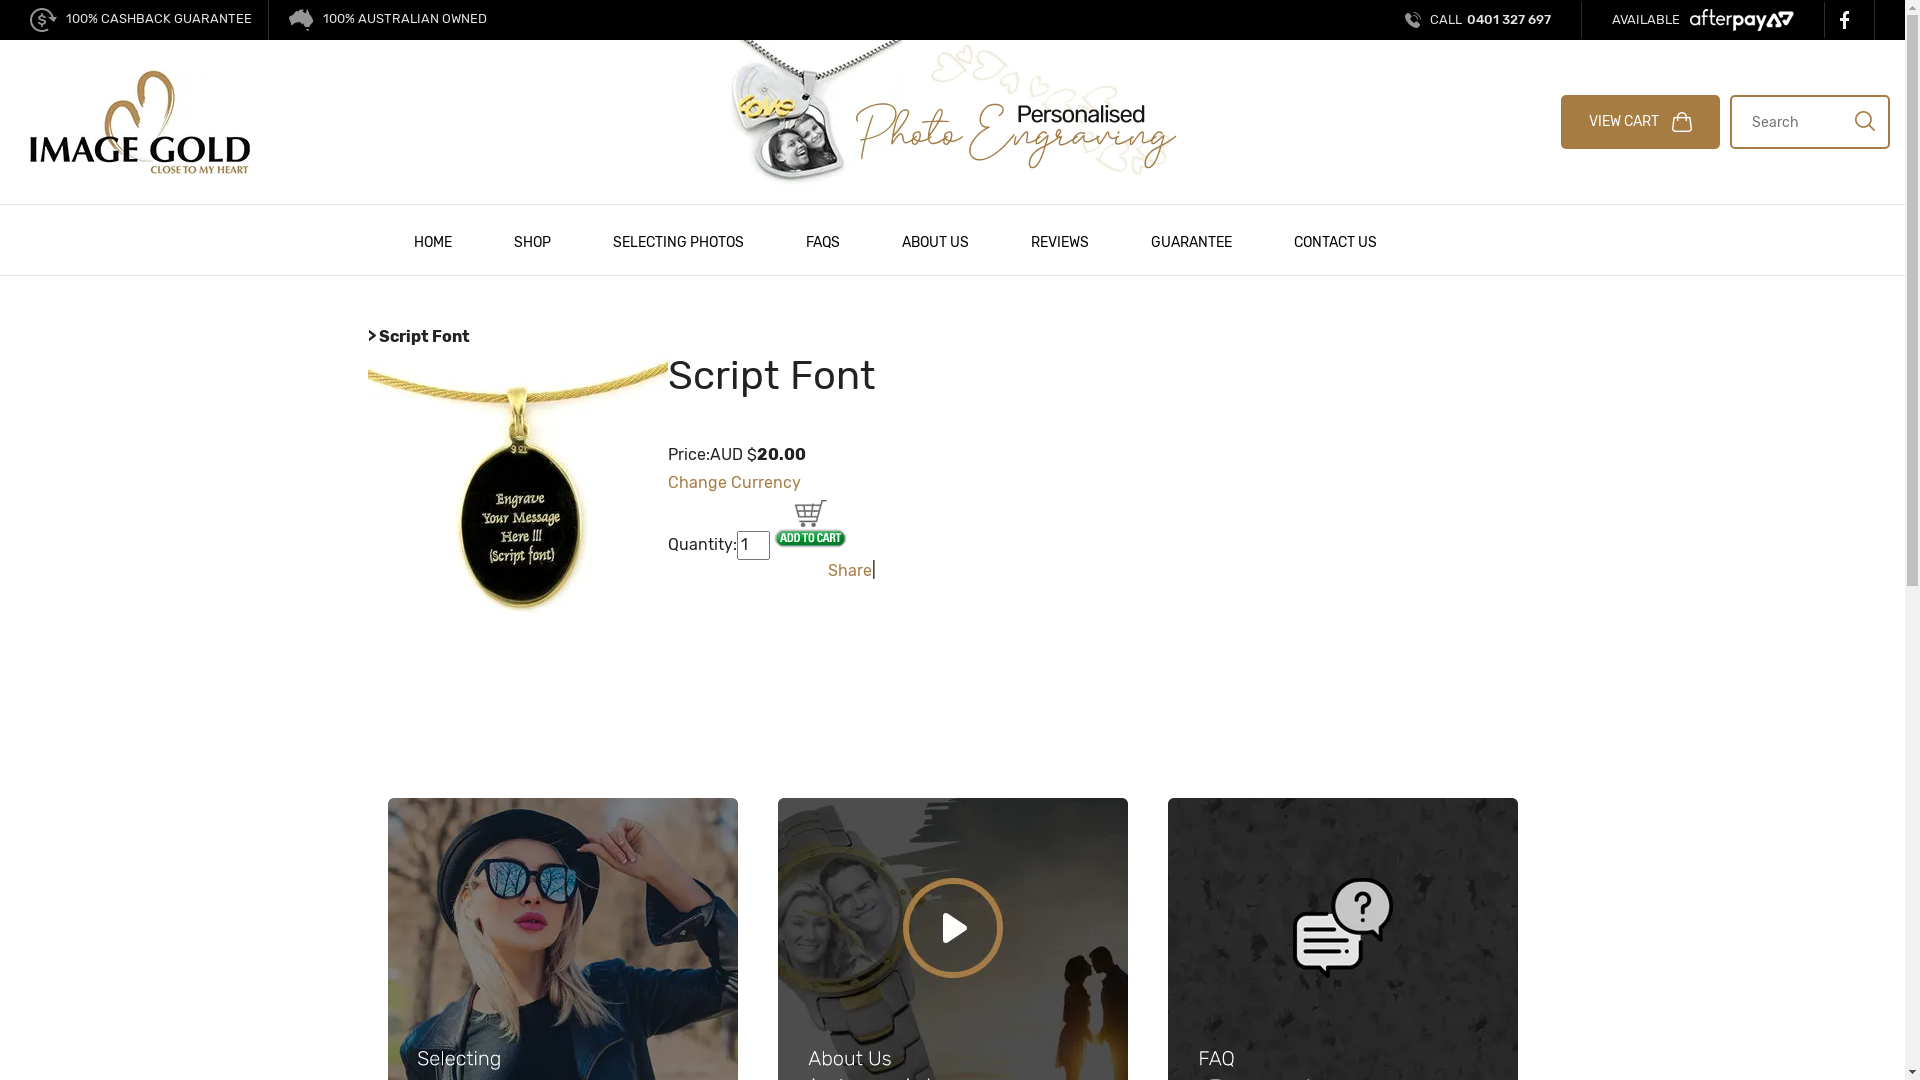  I want to click on 'VIEW CART', so click(1559, 122).